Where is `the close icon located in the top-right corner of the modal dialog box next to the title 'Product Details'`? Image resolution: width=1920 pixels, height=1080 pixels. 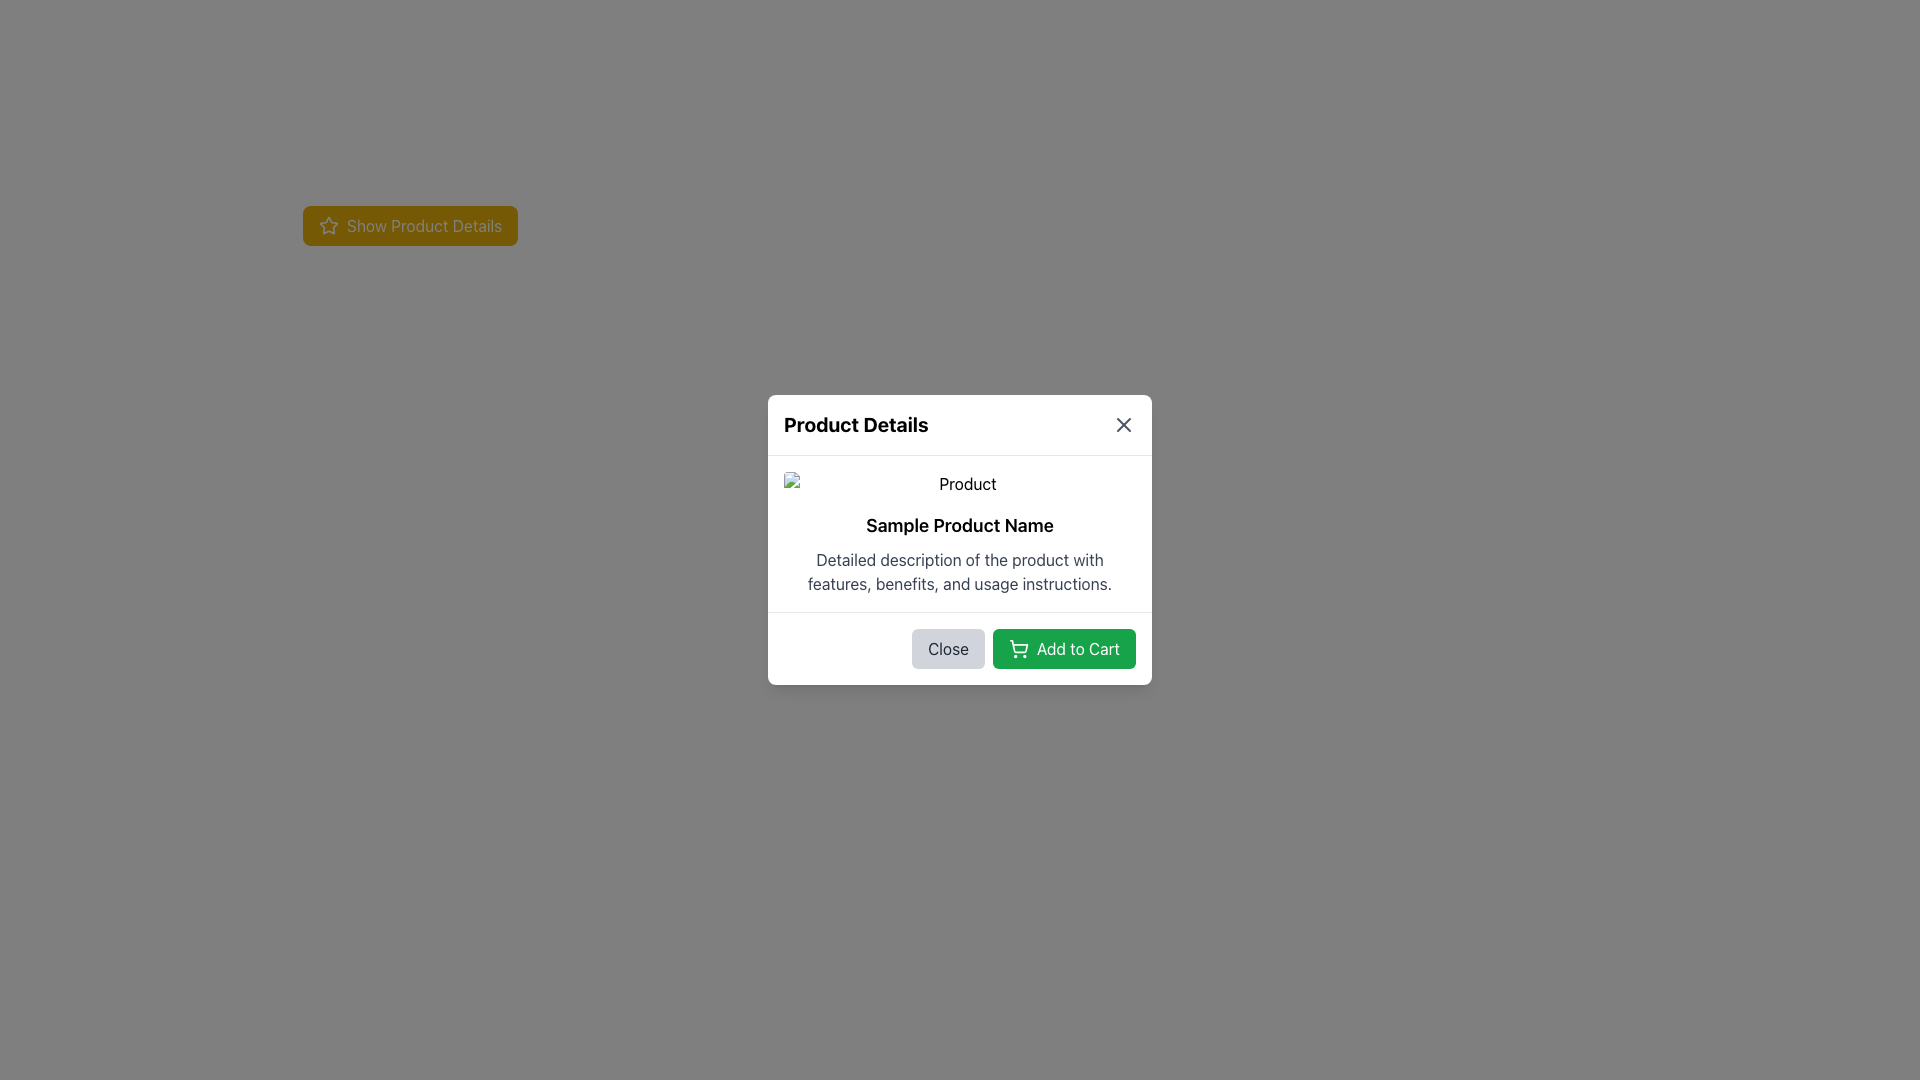 the close icon located in the top-right corner of the modal dialog box next to the title 'Product Details' is located at coordinates (1123, 423).